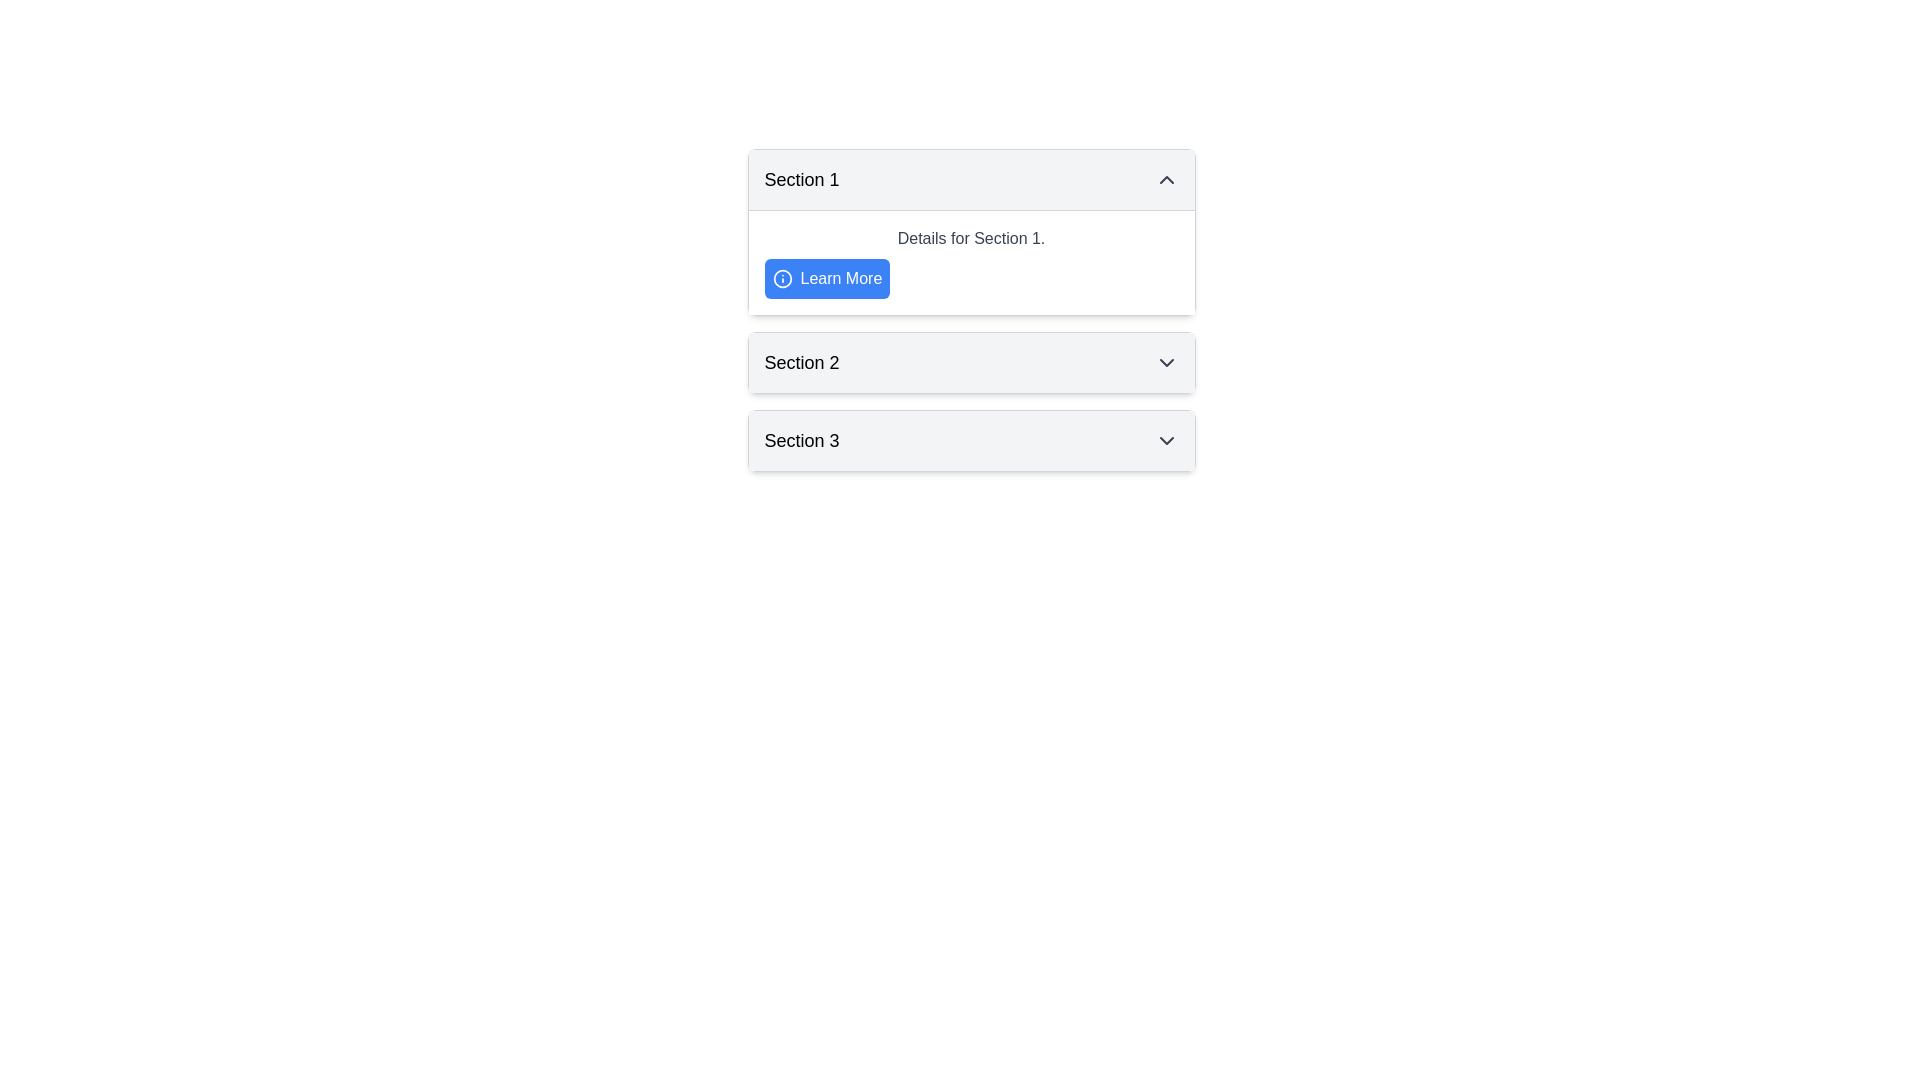  I want to click on the informational Text display related to Section 1, which is positioned beneath the text 'Section 1' and above the 'Learn More' button, so click(971, 238).